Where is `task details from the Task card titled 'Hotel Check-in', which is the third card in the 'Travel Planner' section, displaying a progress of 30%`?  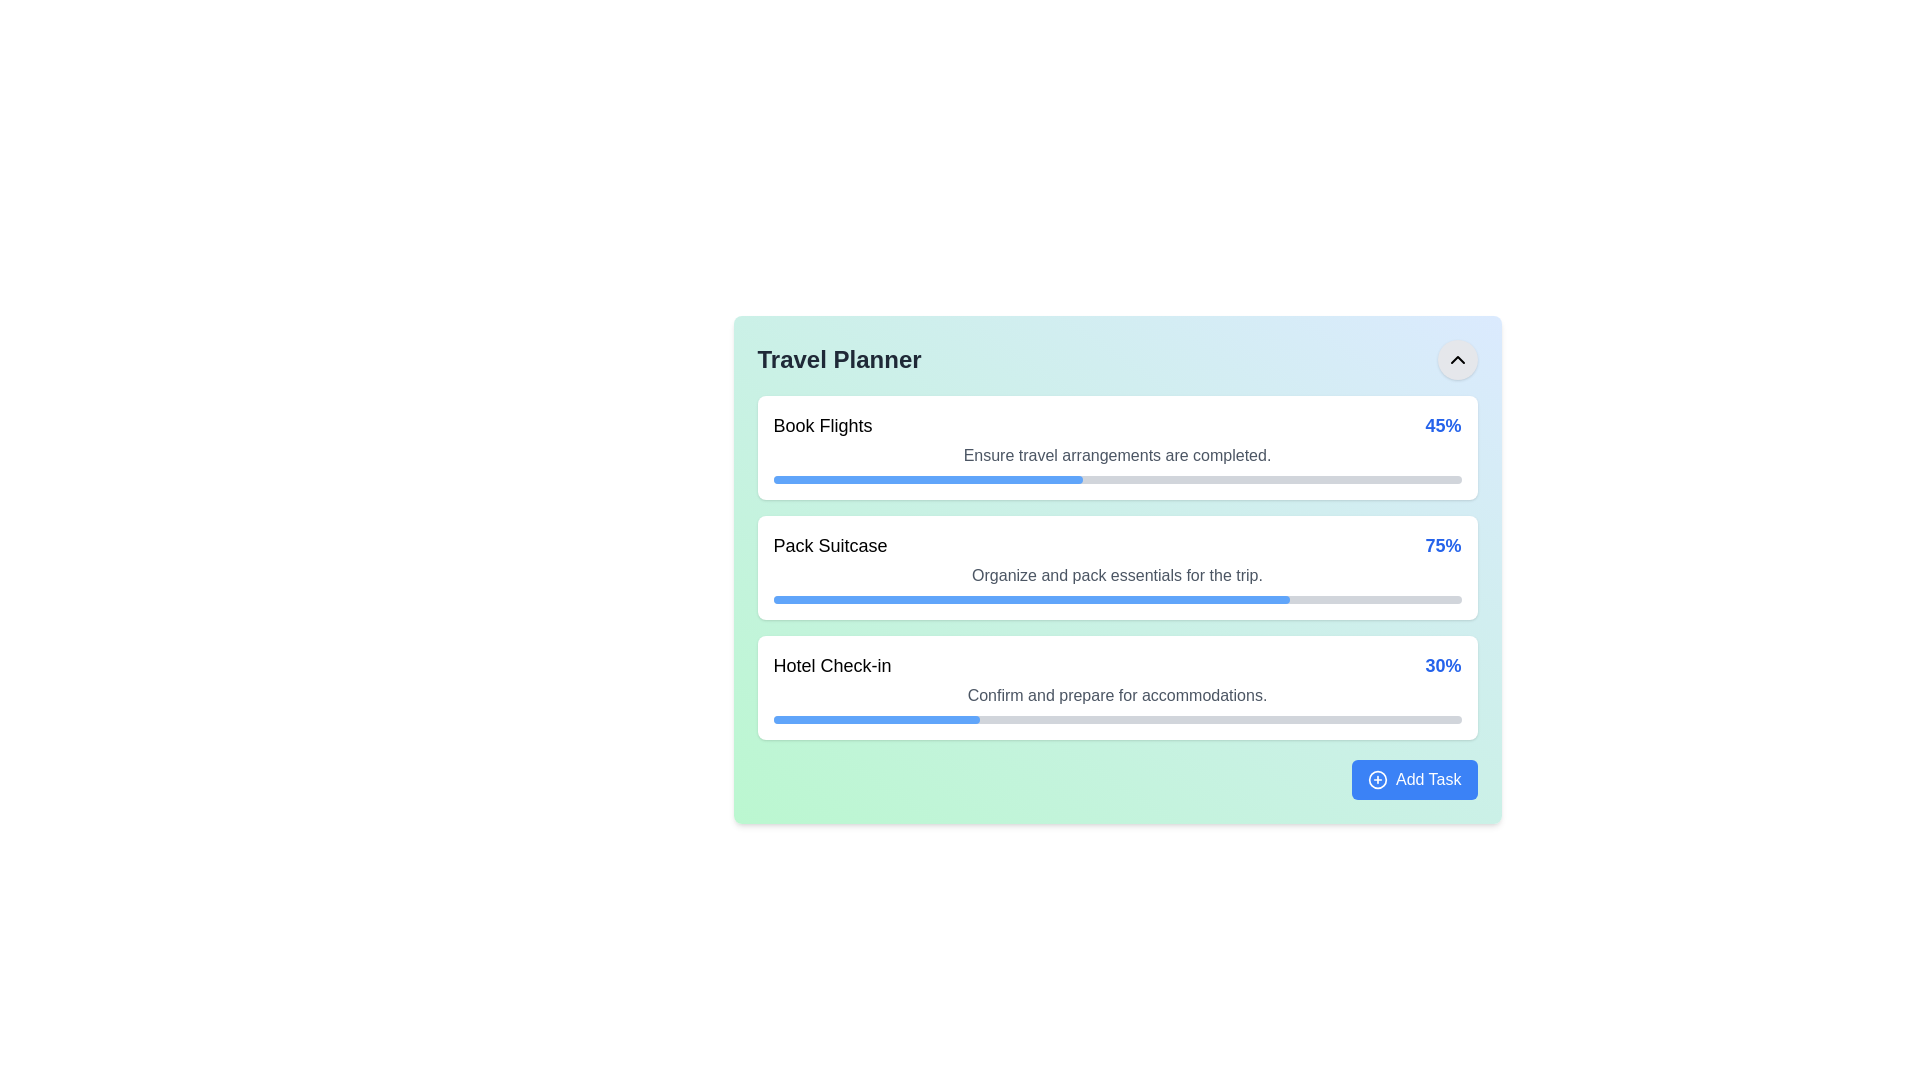
task details from the Task card titled 'Hotel Check-in', which is the third card in the 'Travel Planner' section, displaying a progress of 30% is located at coordinates (1116, 686).